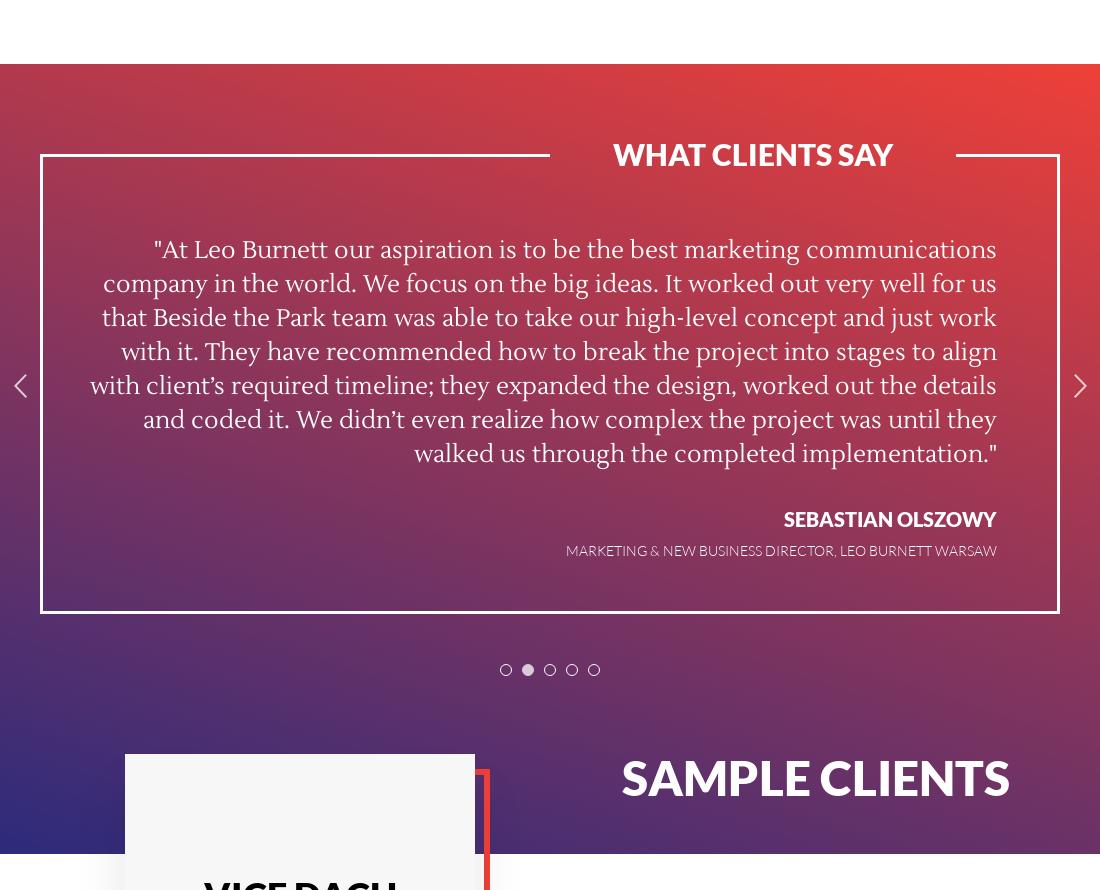 The height and width of the screenshot is (890, 1100). I want to click on '5', so click(592, 671).